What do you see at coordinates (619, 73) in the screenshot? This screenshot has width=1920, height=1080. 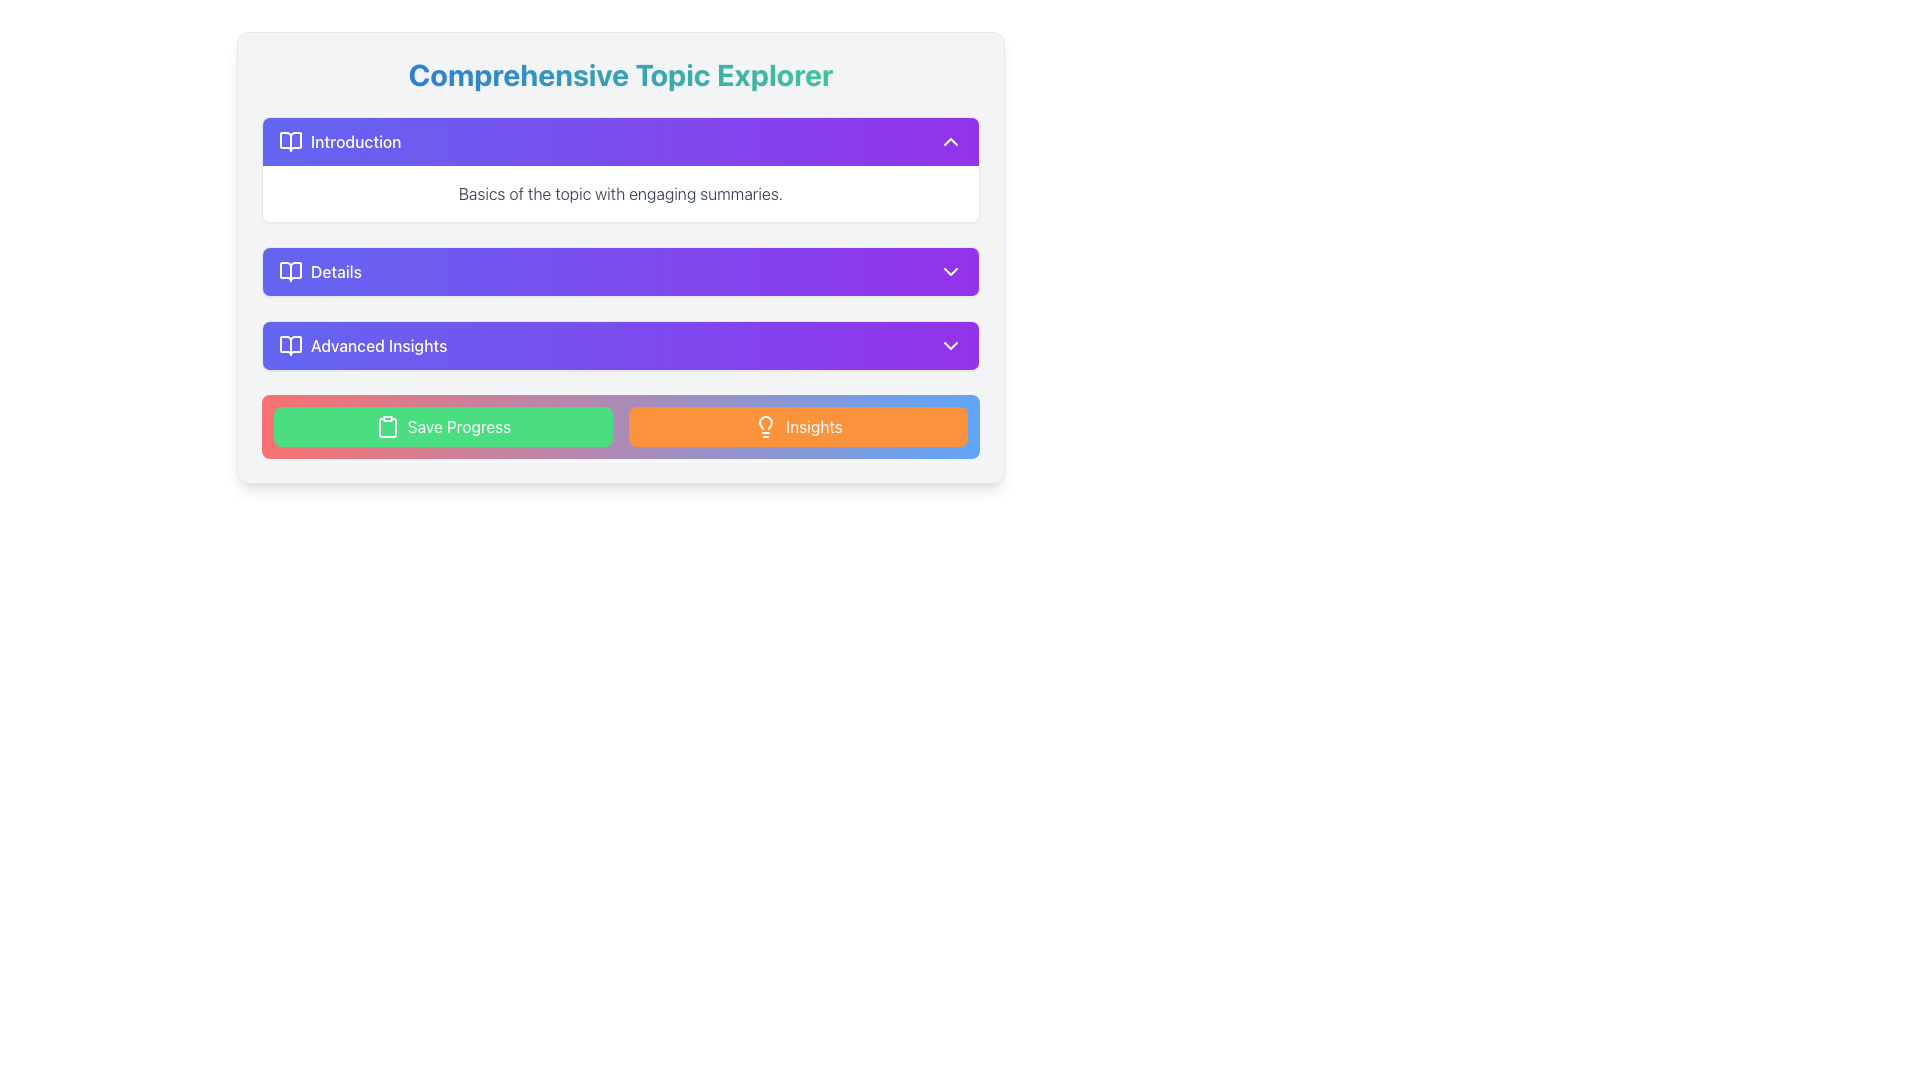 I see `the bold and large title 'Comprehensive Topic Explorer' at the top of the section` at bounding box center [619, 73].